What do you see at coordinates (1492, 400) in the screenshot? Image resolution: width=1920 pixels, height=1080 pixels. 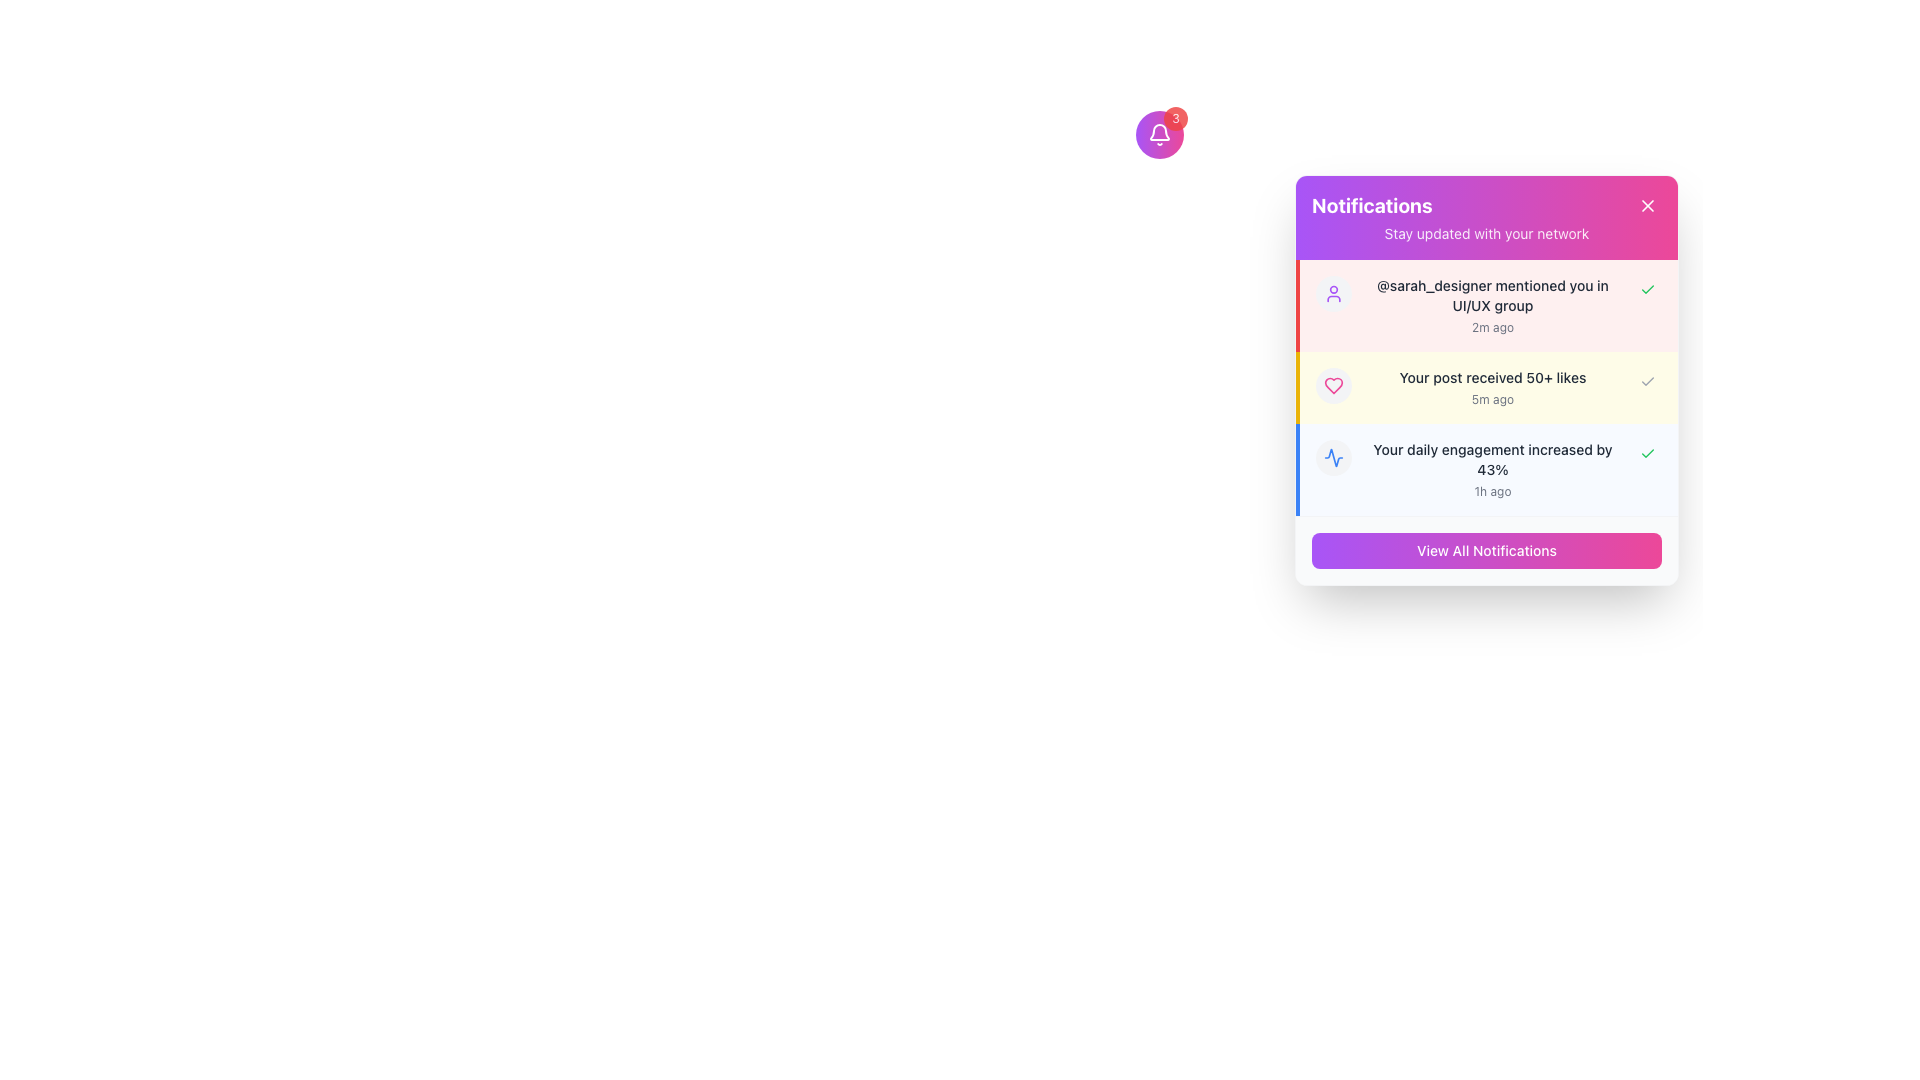 I see `time elapsed label located in the second notification item of the notification panel, positioned below the text 'Your post received 50+ likes'` at bounding box center [1492, 400].